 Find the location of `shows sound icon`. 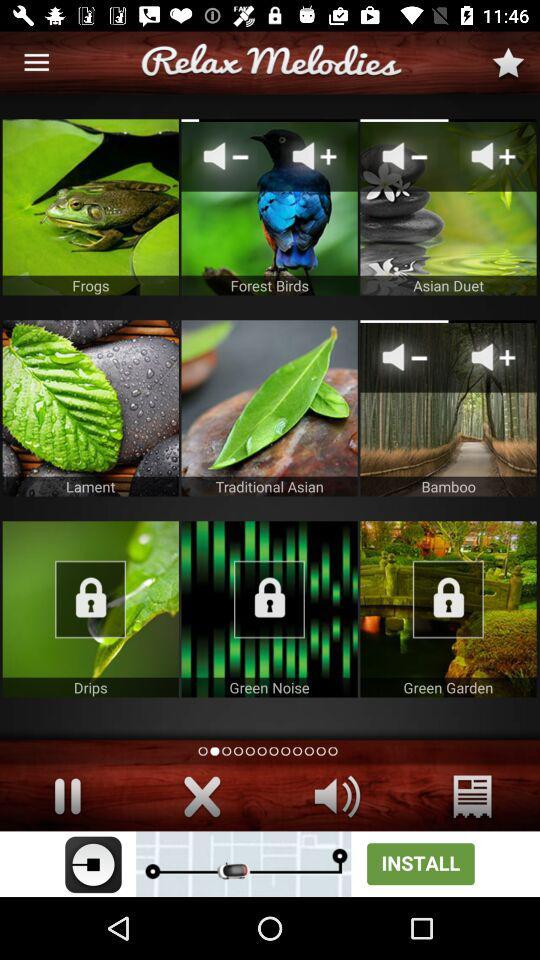

shows sound icon is located at coordinates (337, 796).